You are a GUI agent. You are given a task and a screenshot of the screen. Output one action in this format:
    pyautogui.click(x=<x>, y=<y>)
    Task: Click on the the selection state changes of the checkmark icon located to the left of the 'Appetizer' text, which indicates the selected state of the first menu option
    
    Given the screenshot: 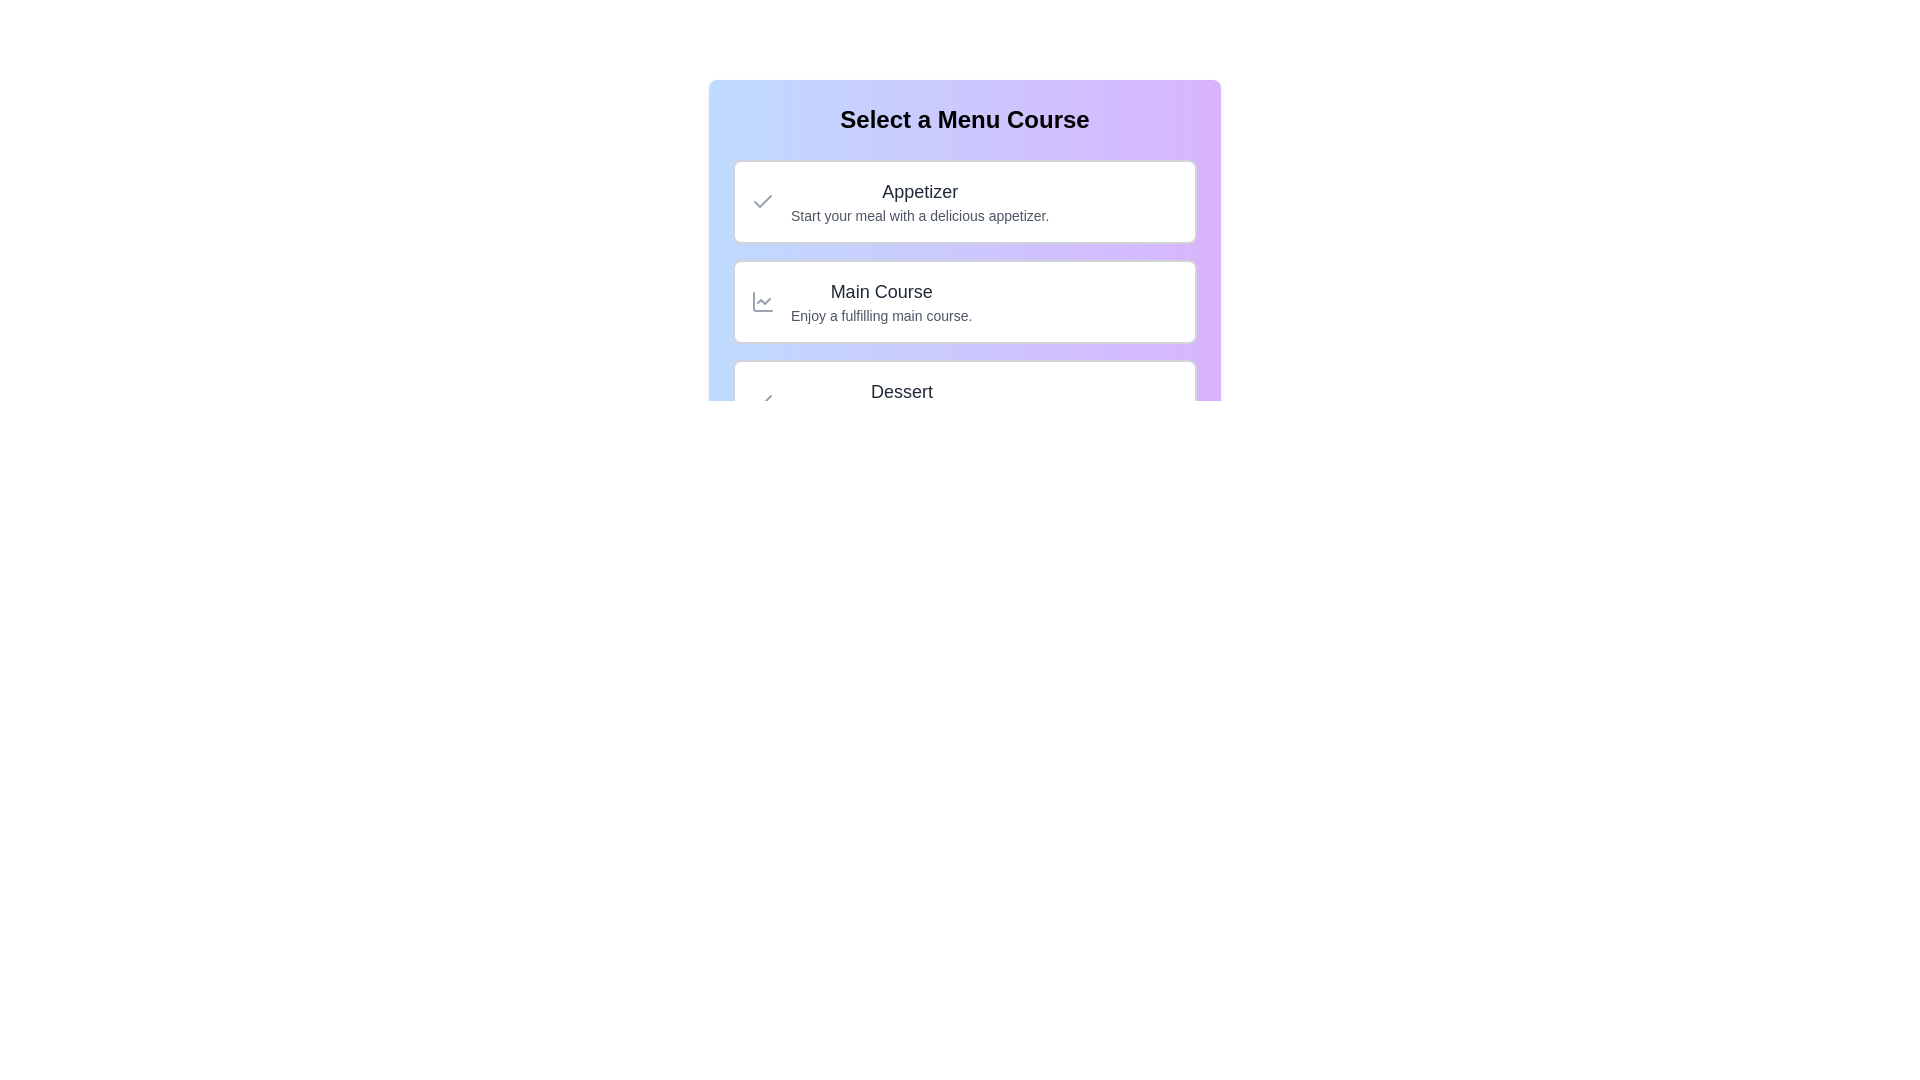 What is the action you would take?
    pyautogui.click(x=762, y=201)
    